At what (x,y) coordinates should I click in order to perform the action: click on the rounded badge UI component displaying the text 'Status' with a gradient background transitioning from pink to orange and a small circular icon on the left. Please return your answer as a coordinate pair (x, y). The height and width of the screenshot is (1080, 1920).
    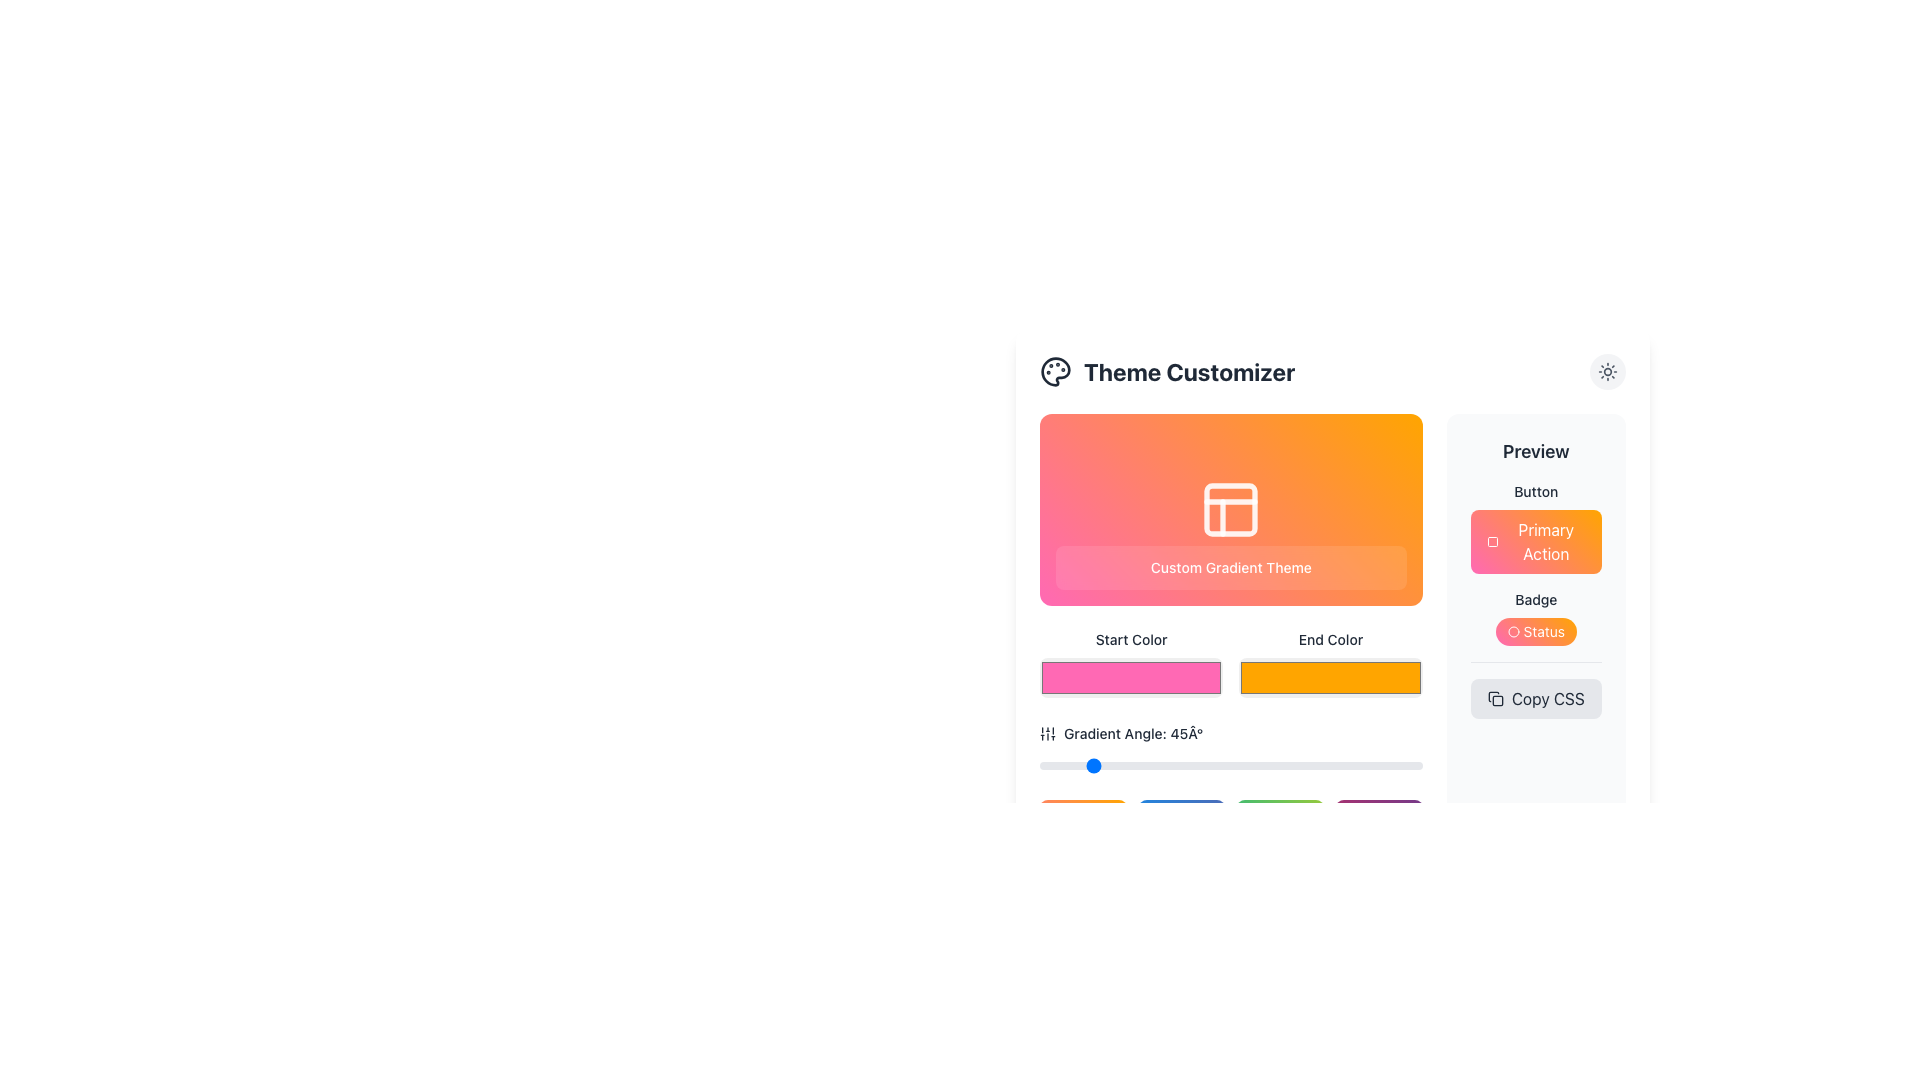
    Looking at the image, I should click on (1535, 632).